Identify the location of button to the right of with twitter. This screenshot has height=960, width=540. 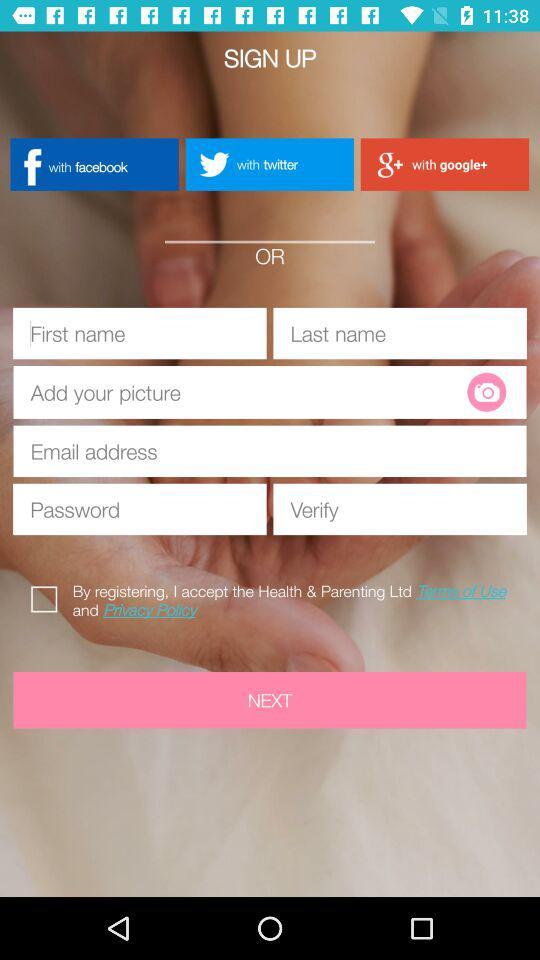
(444, 163).